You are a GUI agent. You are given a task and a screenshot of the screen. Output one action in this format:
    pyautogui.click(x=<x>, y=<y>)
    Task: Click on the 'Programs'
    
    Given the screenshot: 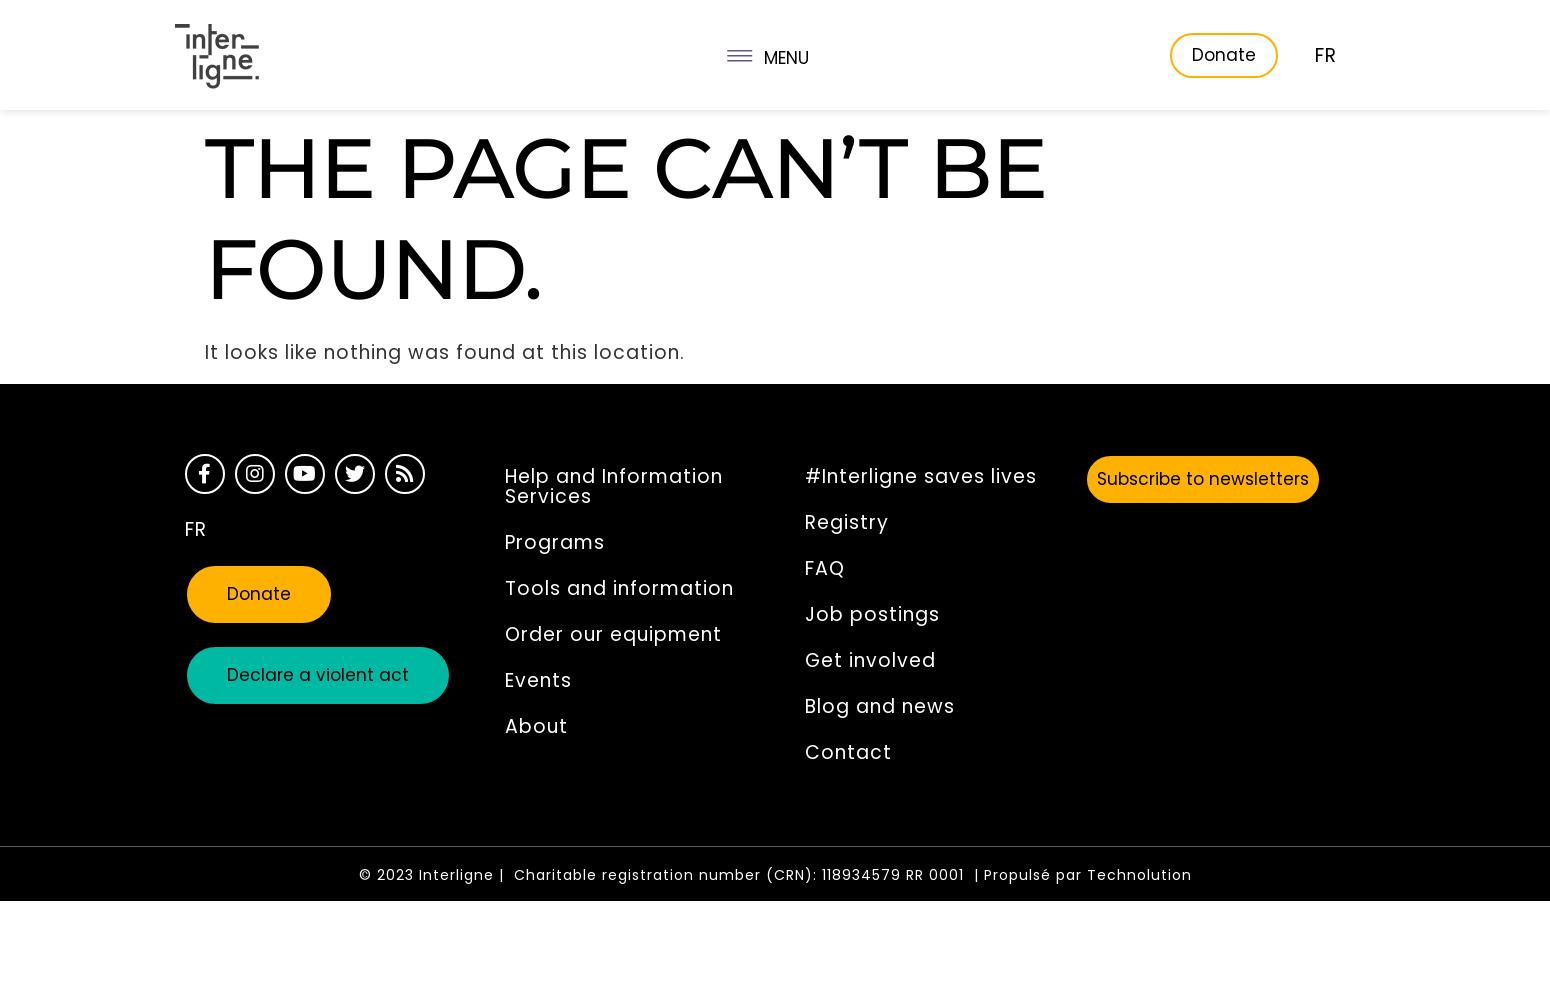 What is the action you would take?
    pyautogui.click(x=555, y=542)
    